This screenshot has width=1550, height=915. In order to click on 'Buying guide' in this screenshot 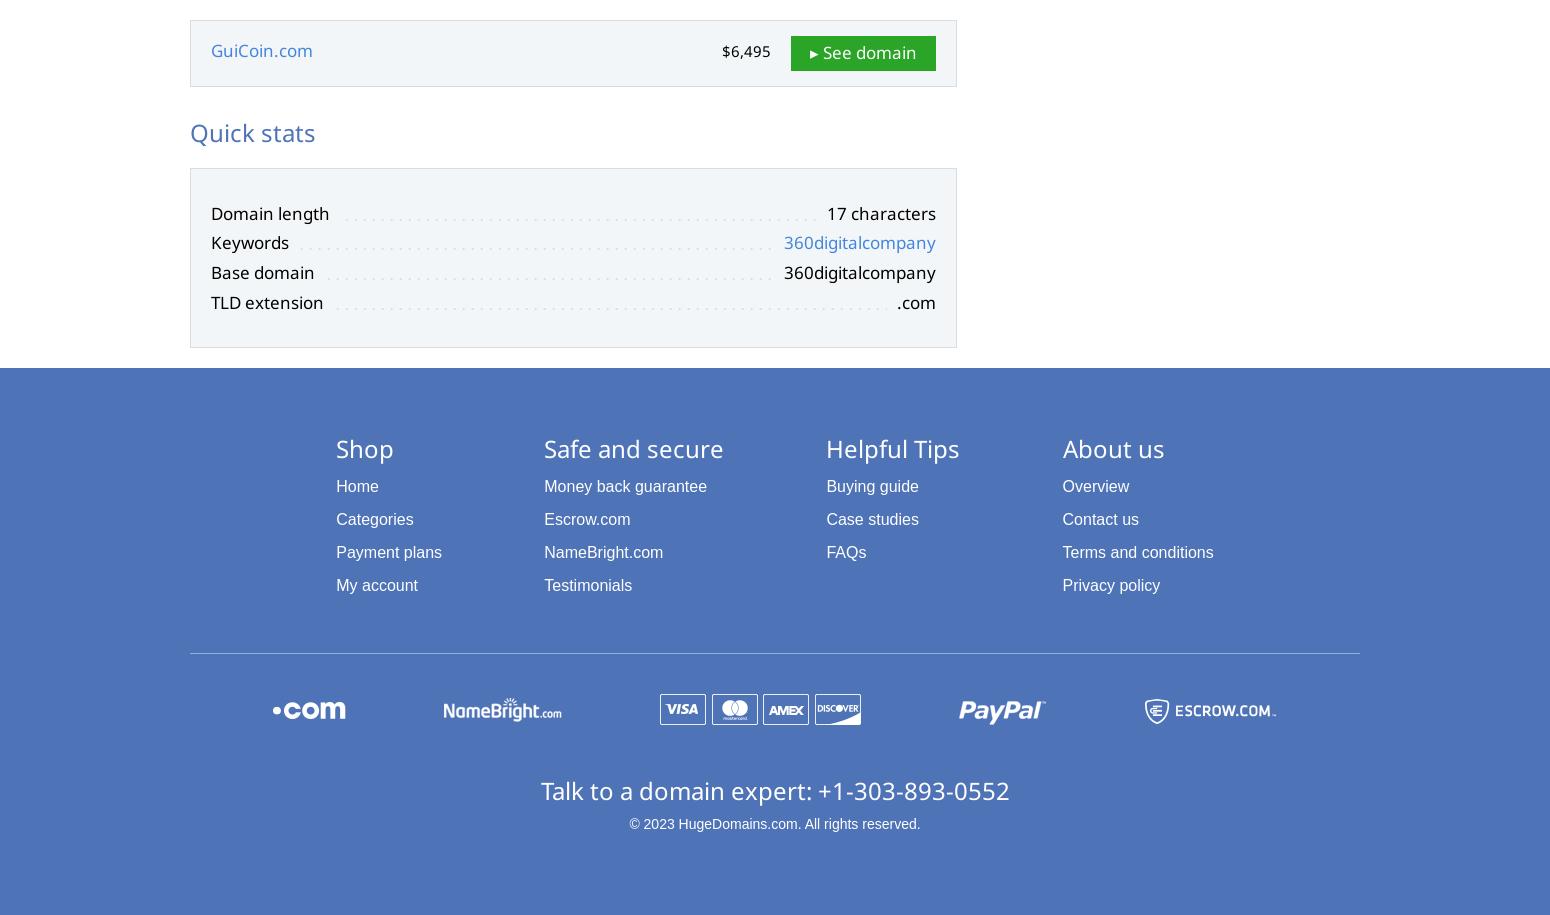, I will do `click(824, 485)`.